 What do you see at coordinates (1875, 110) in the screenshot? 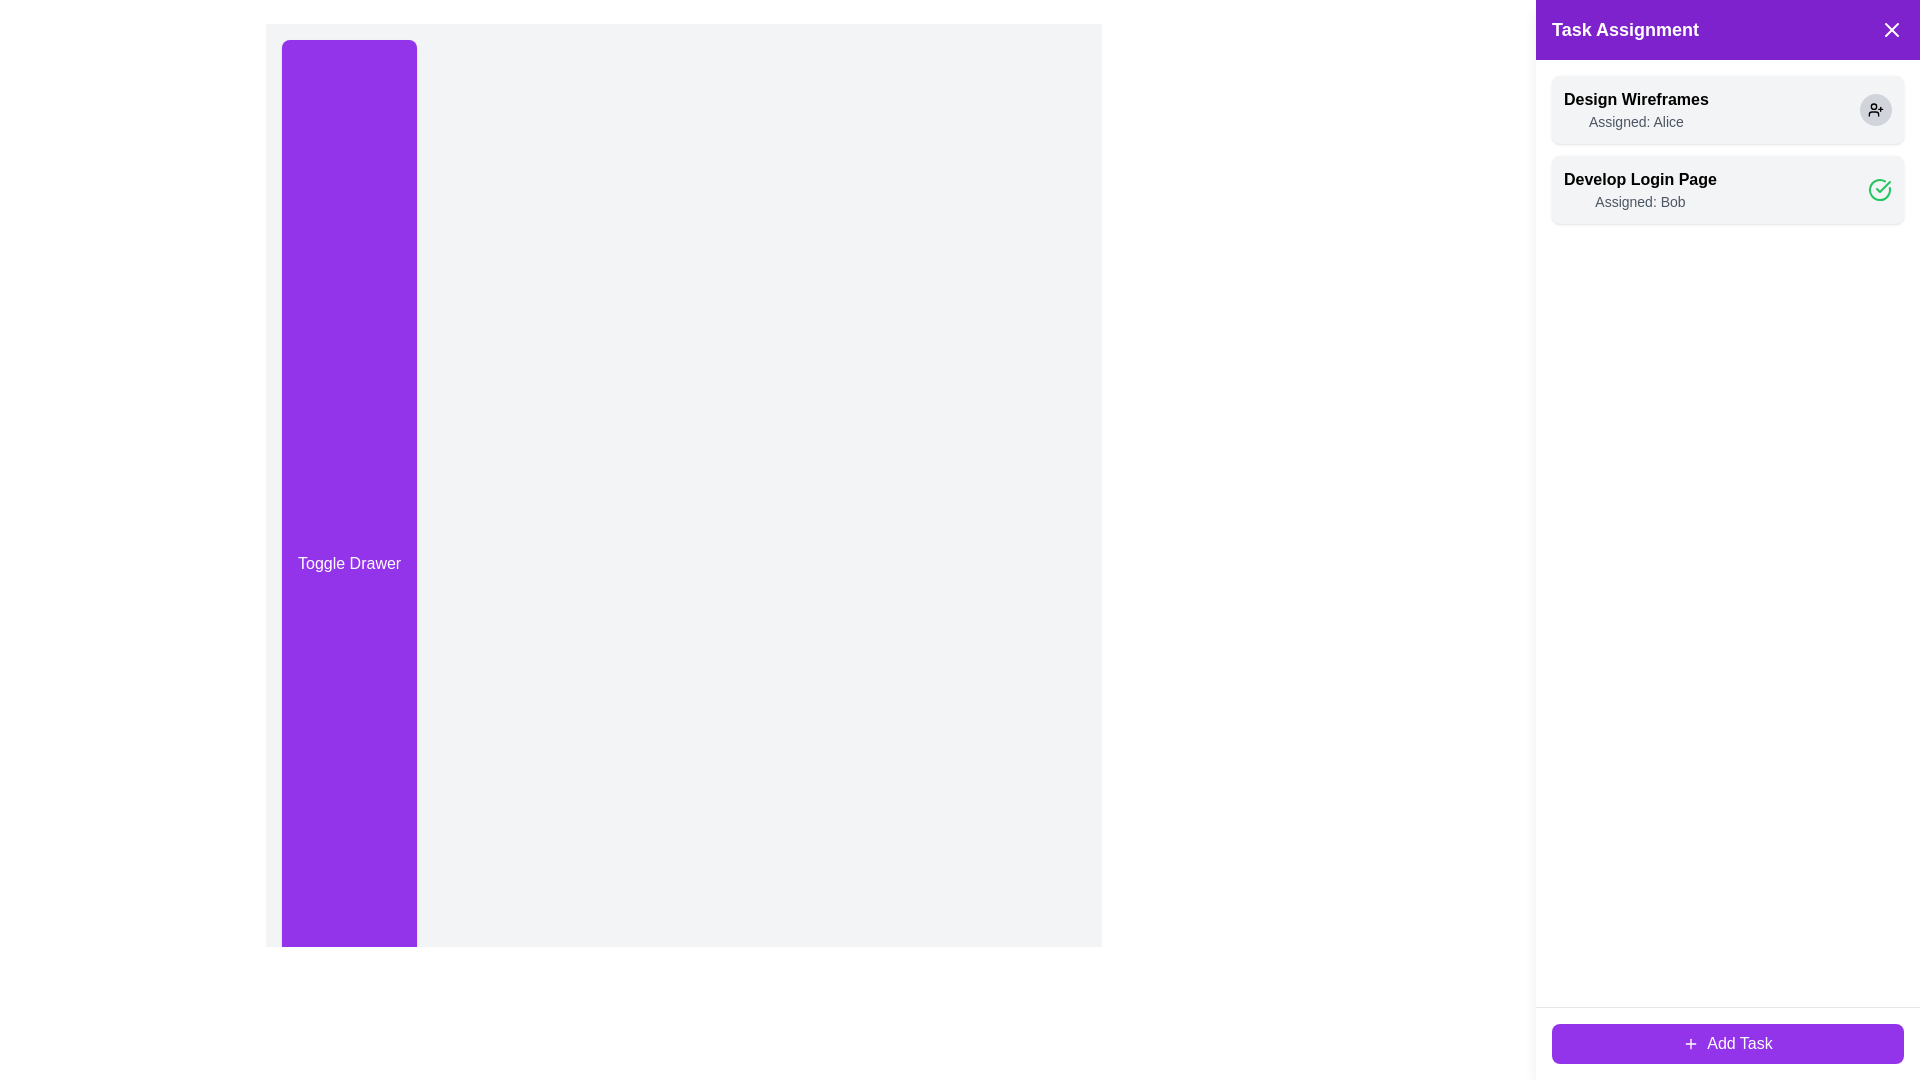
I see `the circular button with a light gray background and a black user figure icon` at bounding box center [1875, 110].